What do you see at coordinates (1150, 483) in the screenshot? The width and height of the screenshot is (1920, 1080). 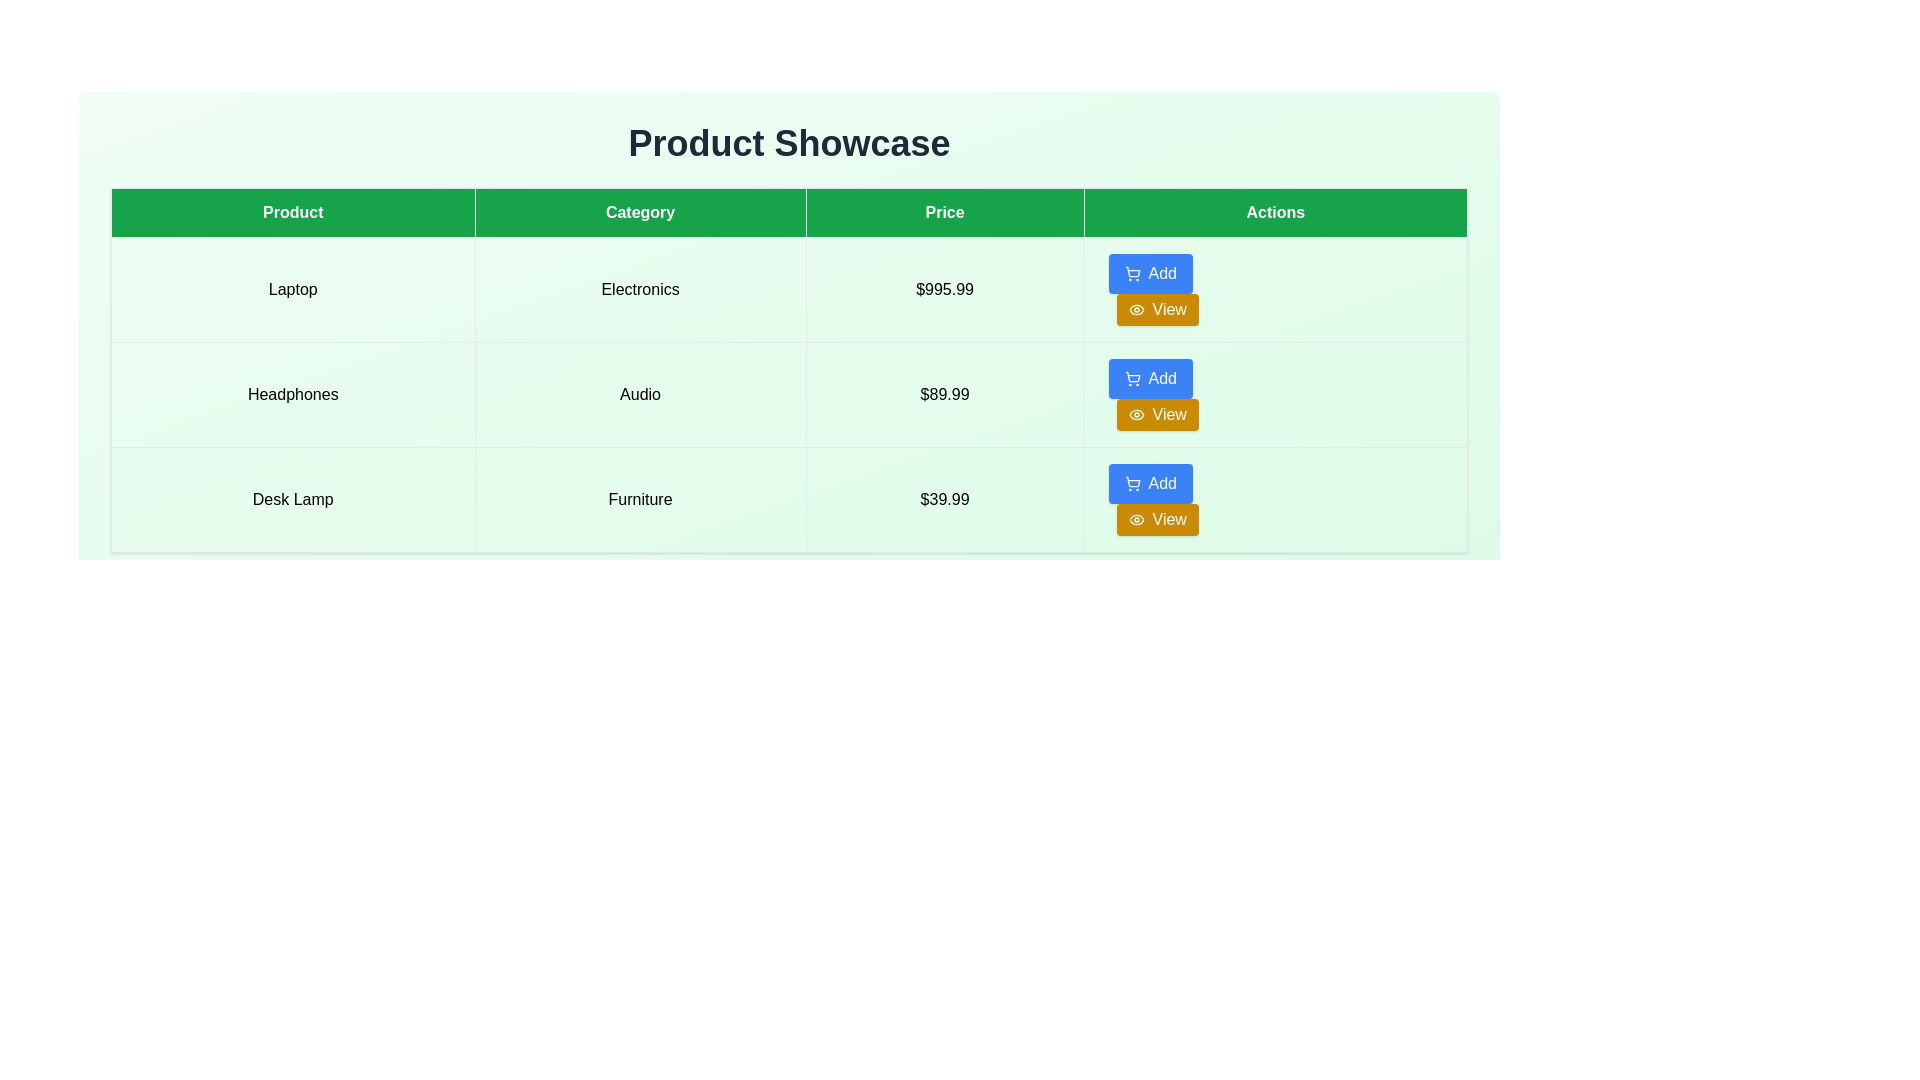 I see `the 'Add Desk Lamp' button located in the 'Actions' column of the last row` at bounding box center [1150, 483].